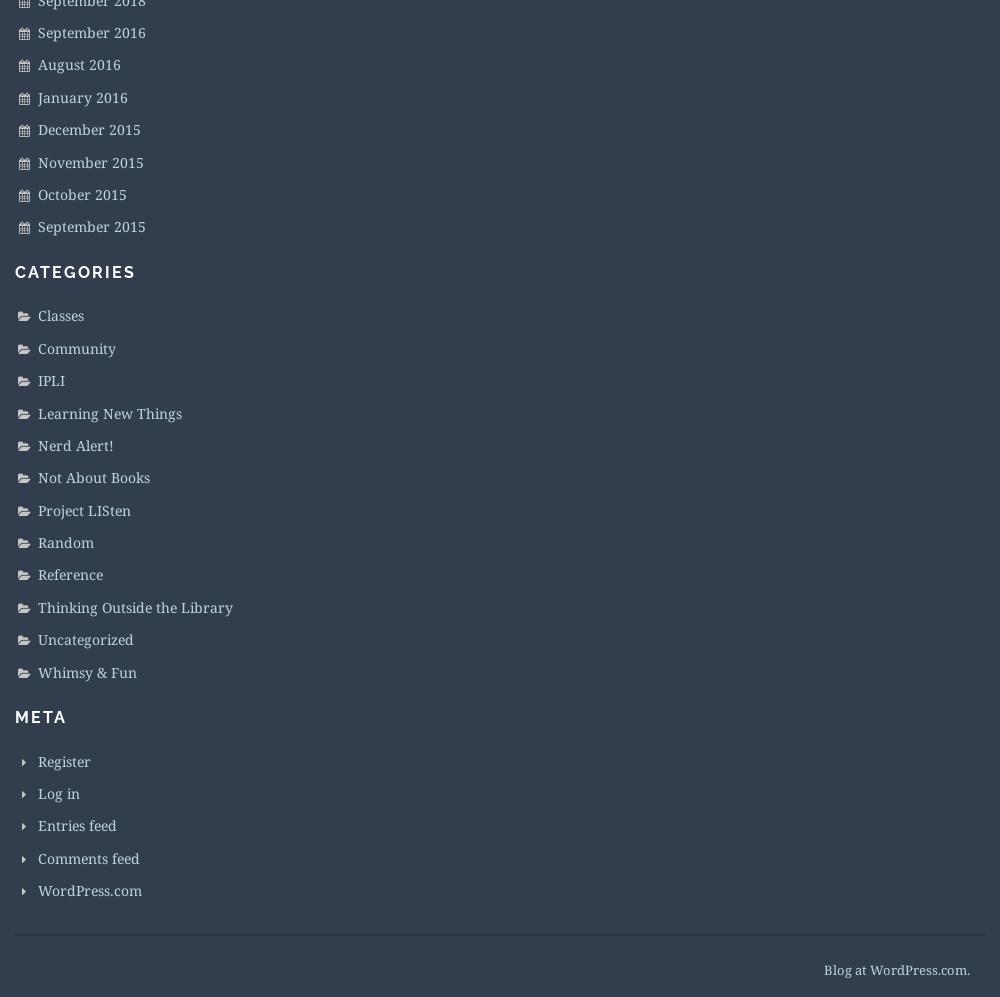 This screenshot has height=997, width=1000. Describe the element at coordinates (109, 411) in the screenshot. I see `'Learning New Things'` at that location.